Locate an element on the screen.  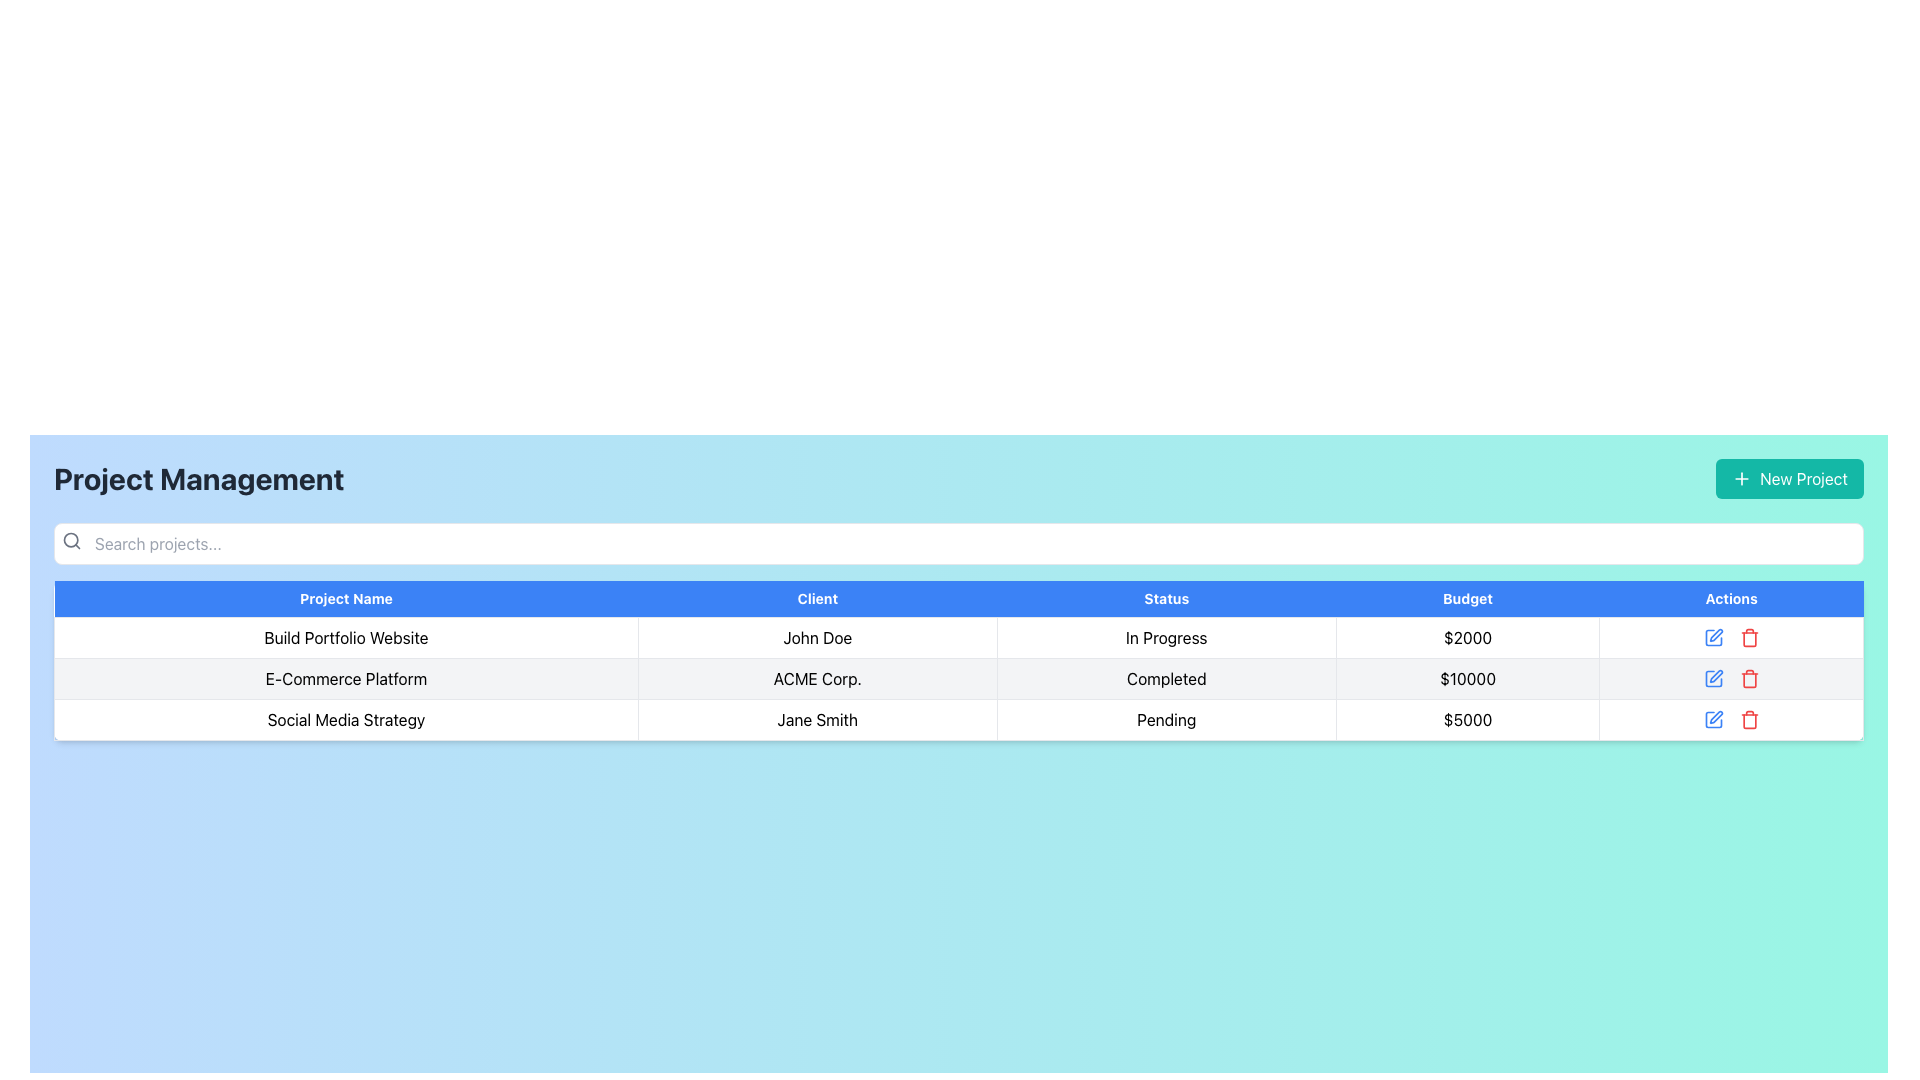
the first row of the data table displaying project details is located at coordinates (958, 637).